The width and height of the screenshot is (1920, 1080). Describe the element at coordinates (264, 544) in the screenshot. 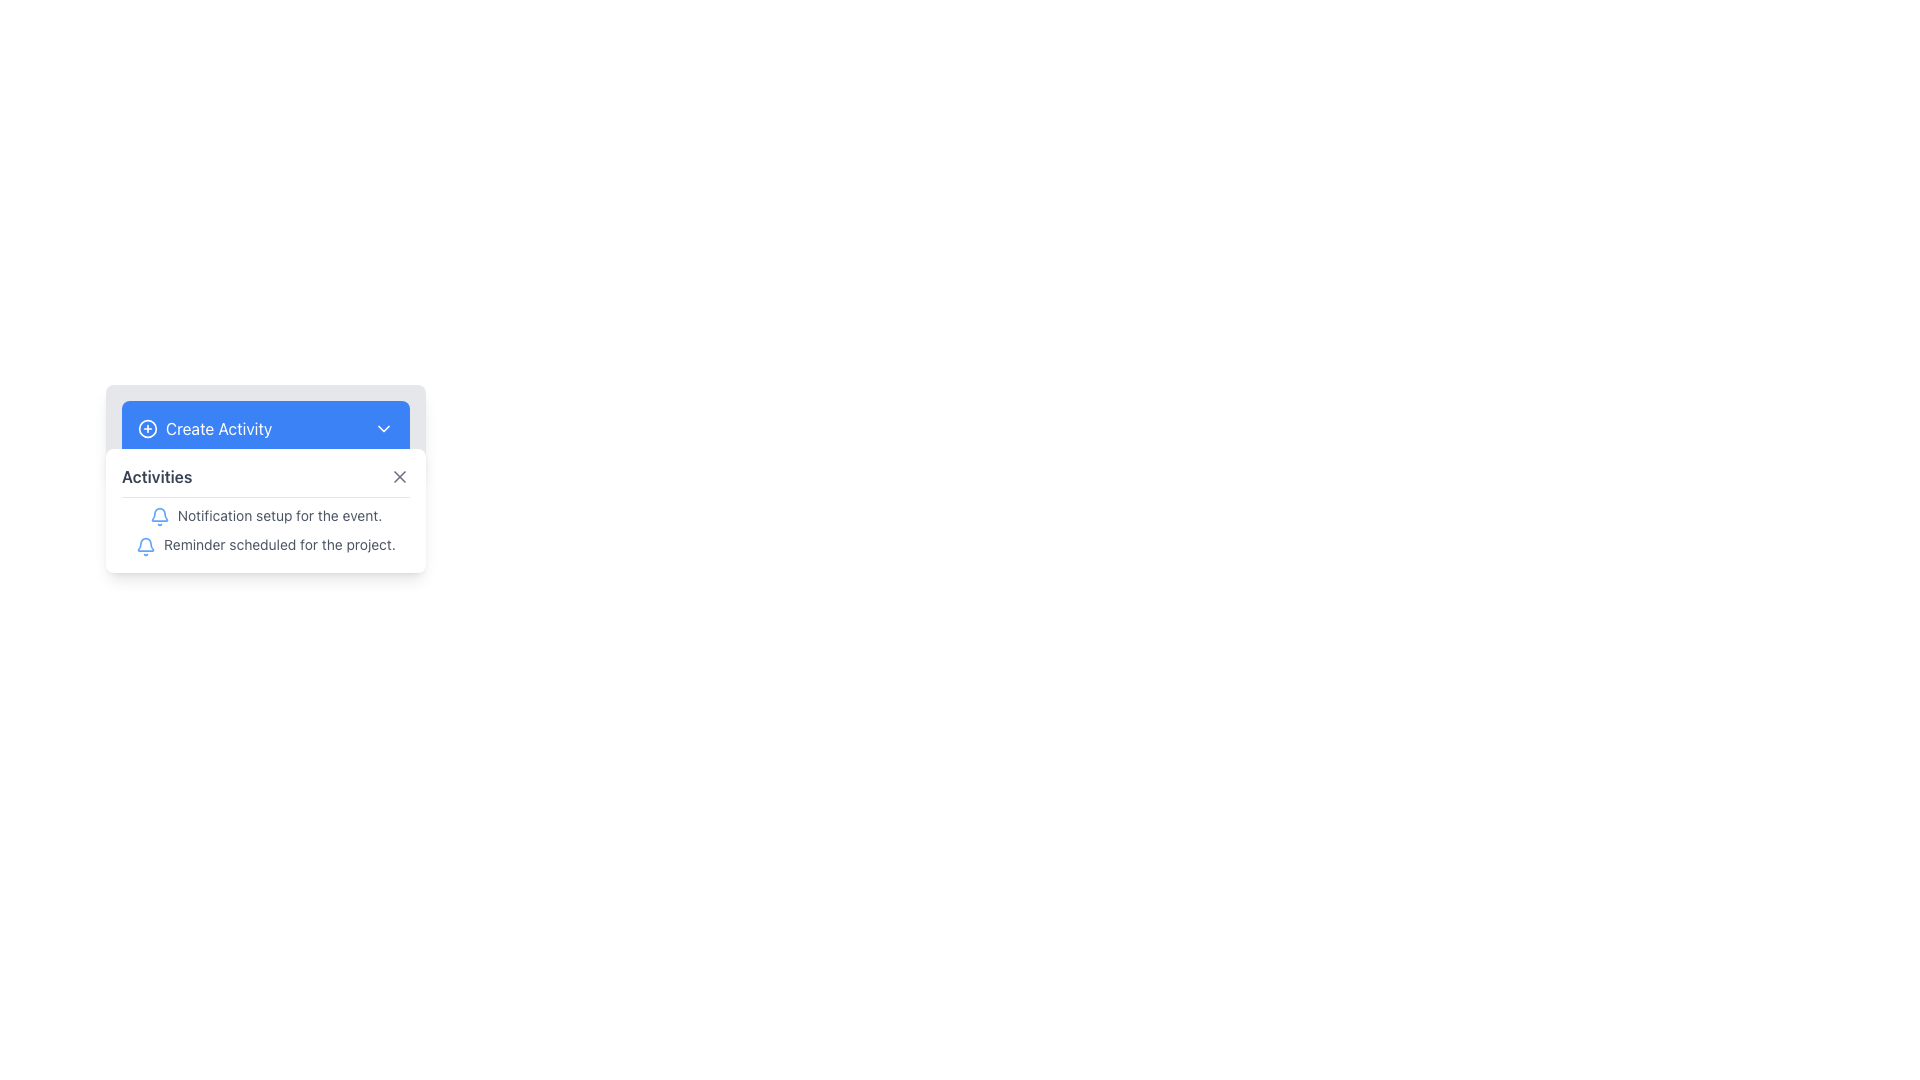

I see `the second notification message under the 'Activities' section, which provides scheduling information for a project reminder` at that location.